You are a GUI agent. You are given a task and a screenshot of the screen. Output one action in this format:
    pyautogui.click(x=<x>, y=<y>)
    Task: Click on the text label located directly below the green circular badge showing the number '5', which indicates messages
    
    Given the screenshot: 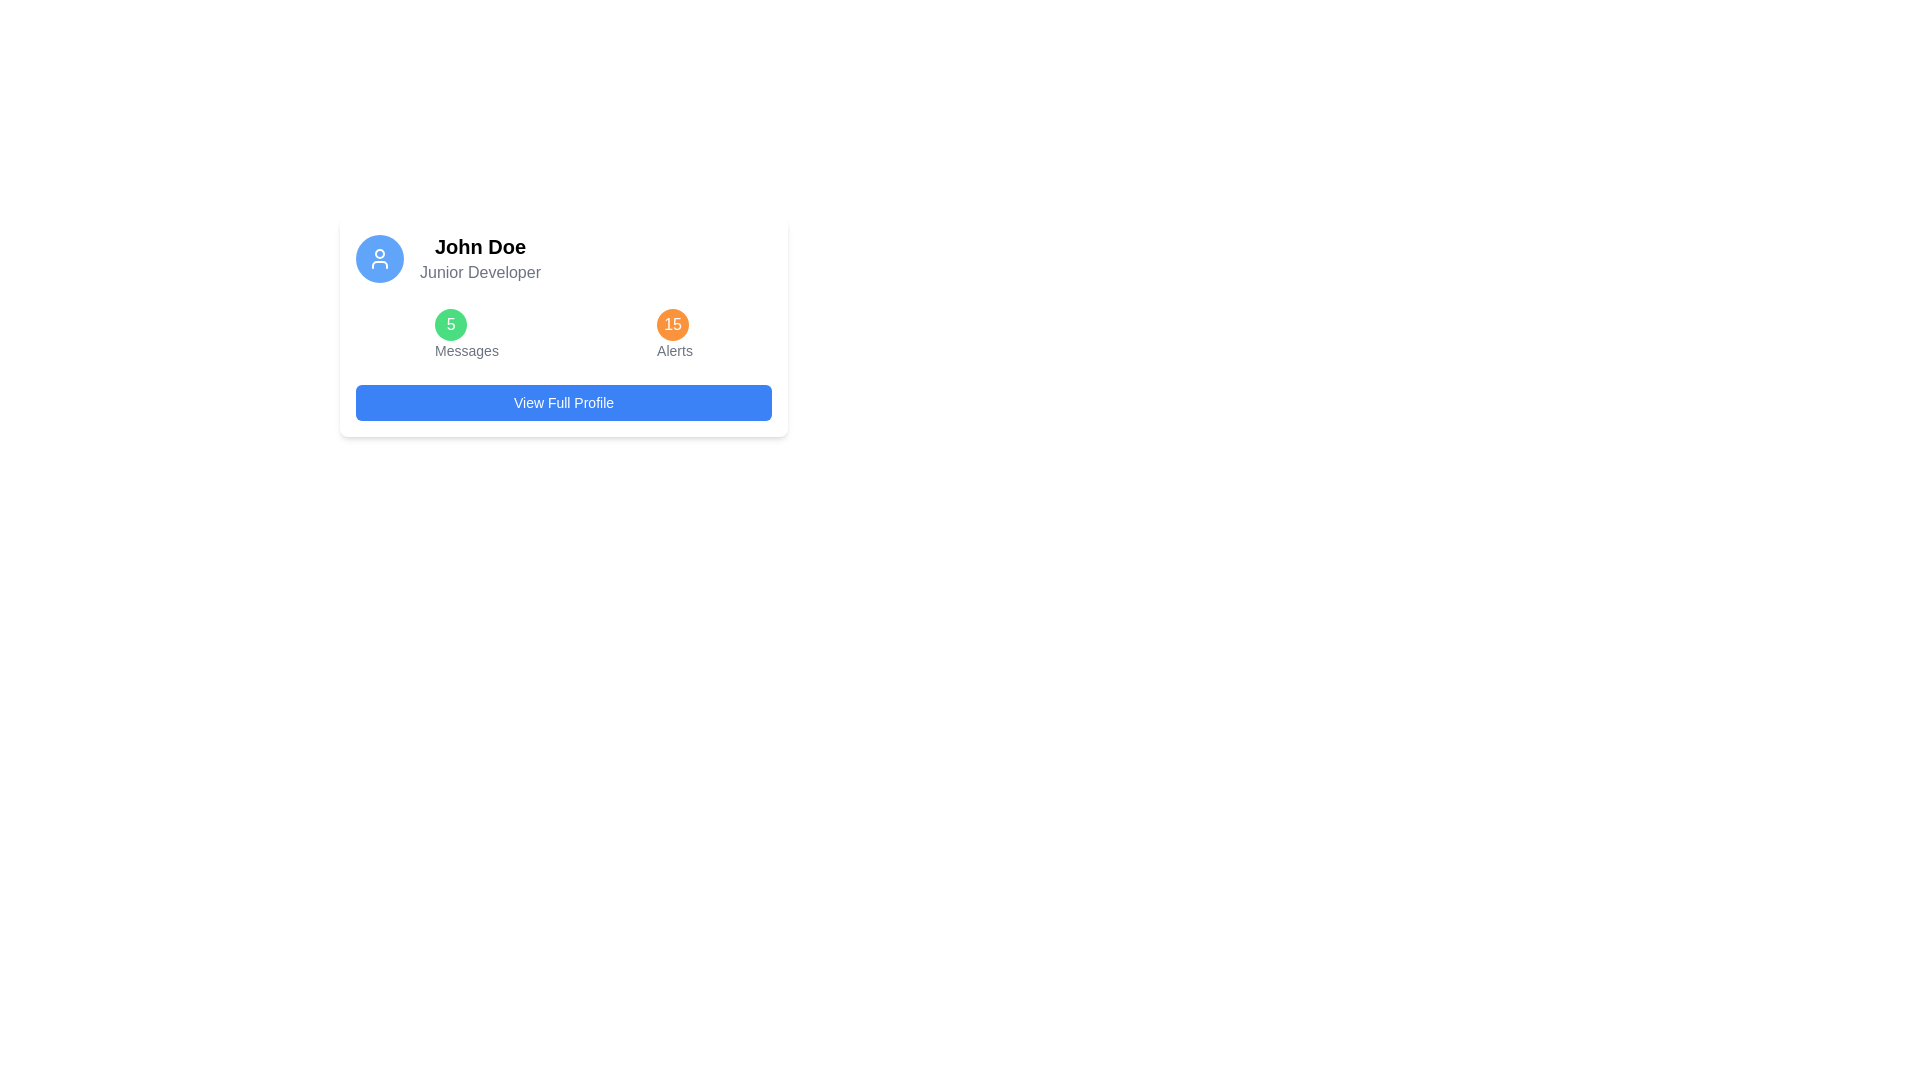 What is the action you would take?
    pyautogui.click(x=465, y=350)
    